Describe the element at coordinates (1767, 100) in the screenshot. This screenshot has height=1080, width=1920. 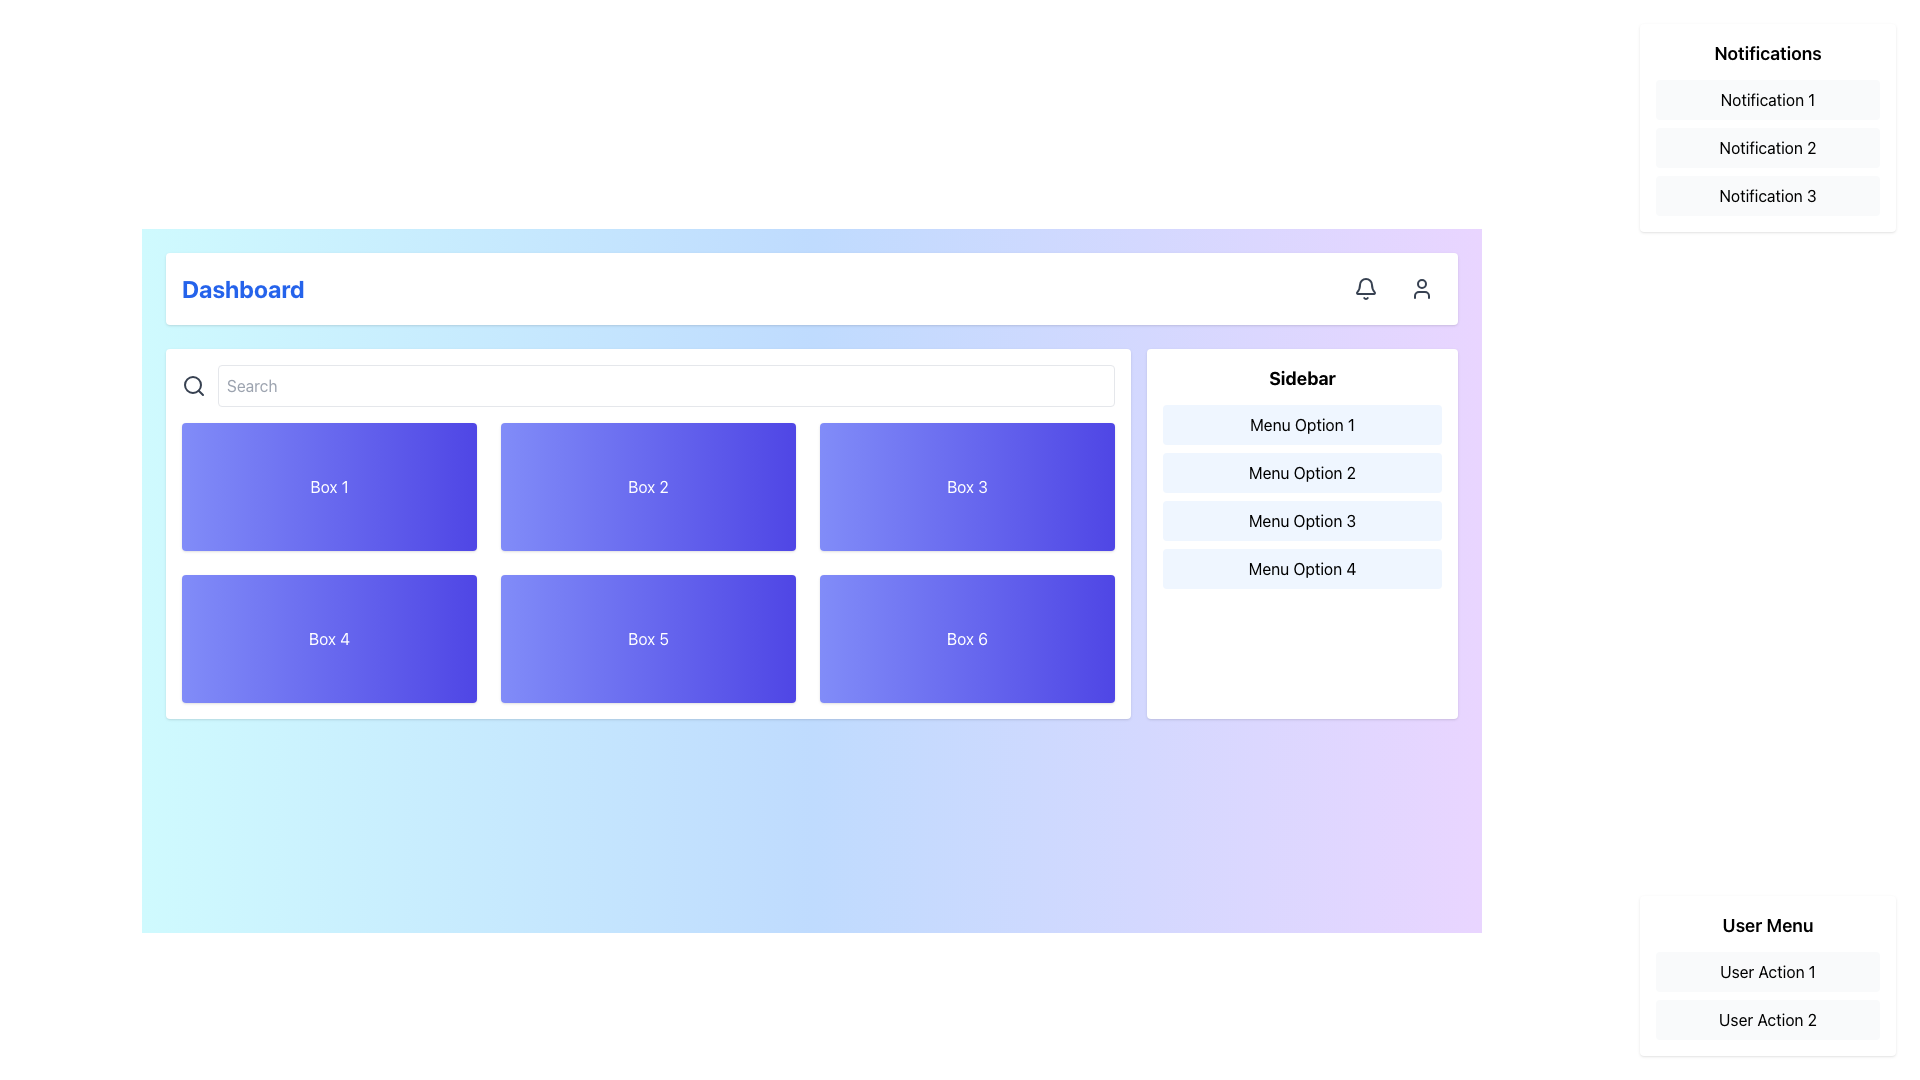
I see `the first notification item labeled 'Notification 1', which is a rectangular light gray box with rounded corners located in the upper-right corner of the interface` at that location.